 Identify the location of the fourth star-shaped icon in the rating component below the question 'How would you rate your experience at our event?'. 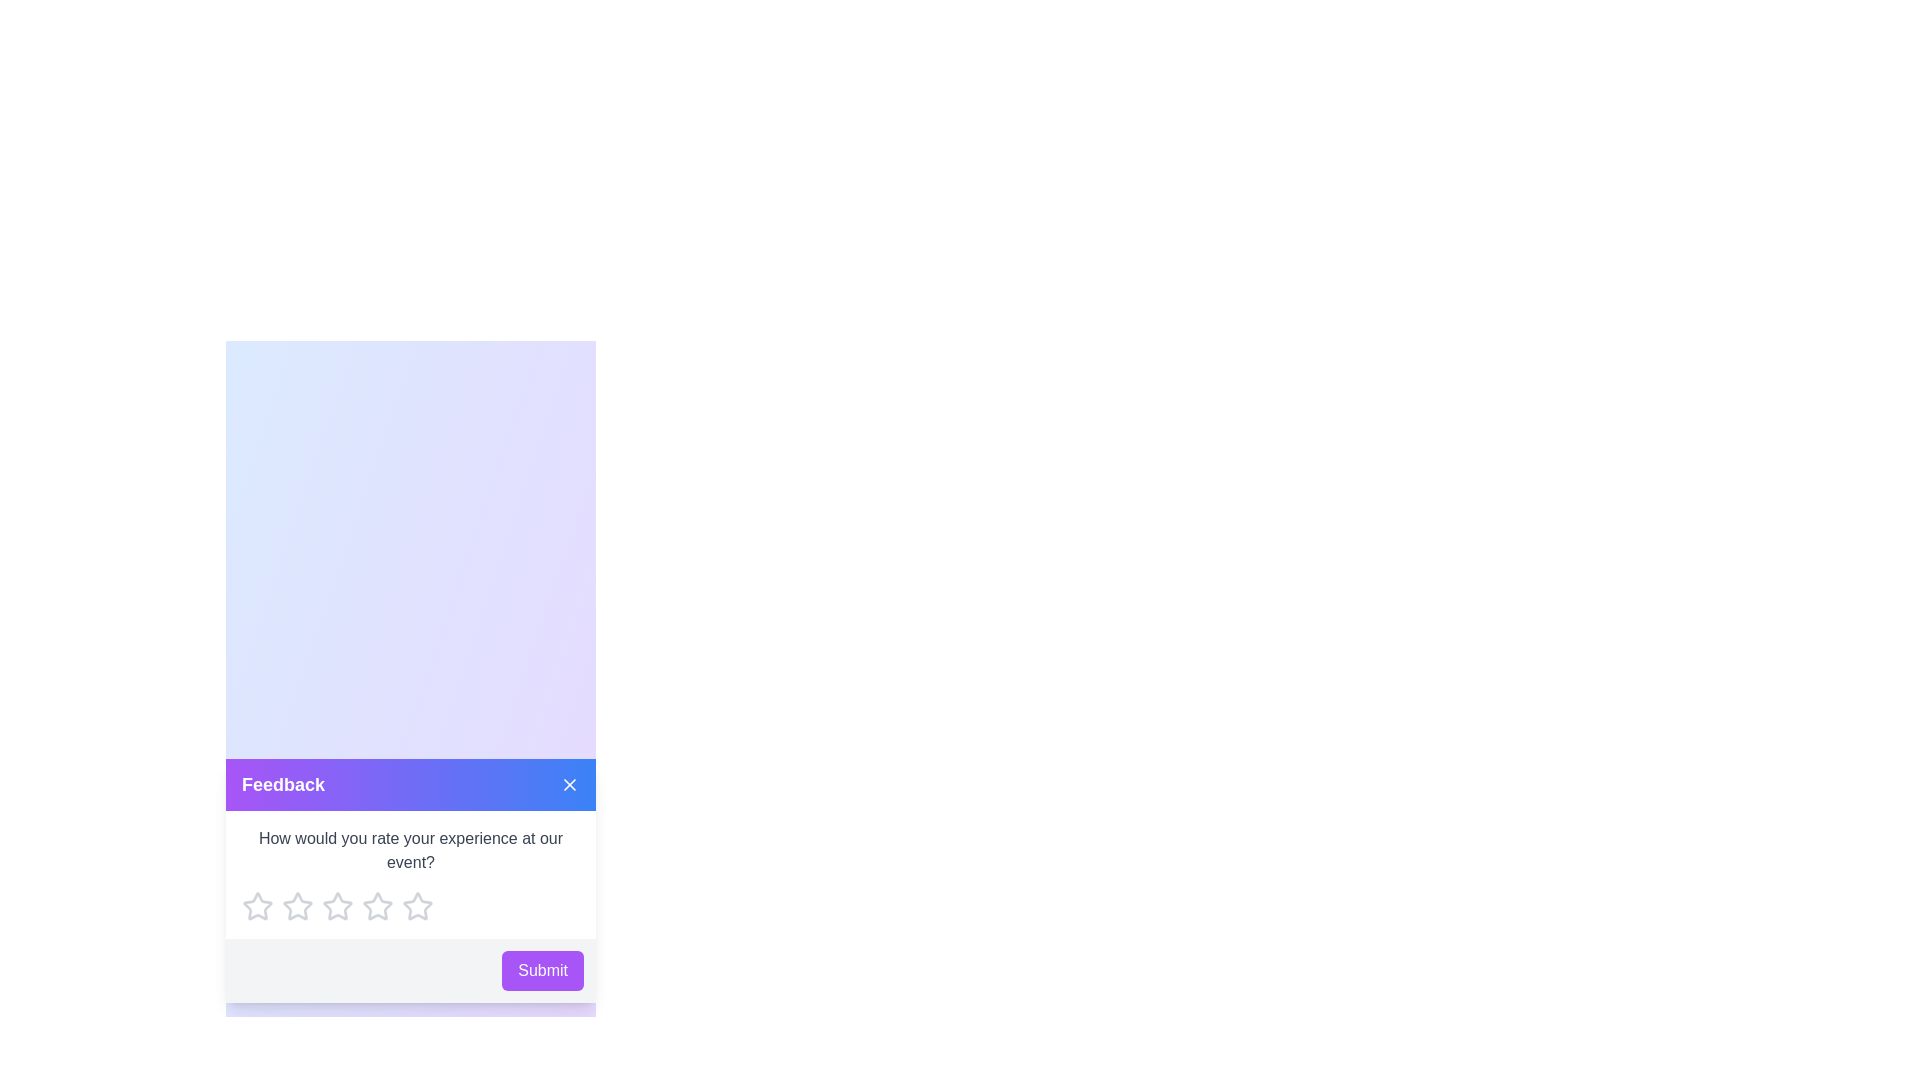
(410, 906).